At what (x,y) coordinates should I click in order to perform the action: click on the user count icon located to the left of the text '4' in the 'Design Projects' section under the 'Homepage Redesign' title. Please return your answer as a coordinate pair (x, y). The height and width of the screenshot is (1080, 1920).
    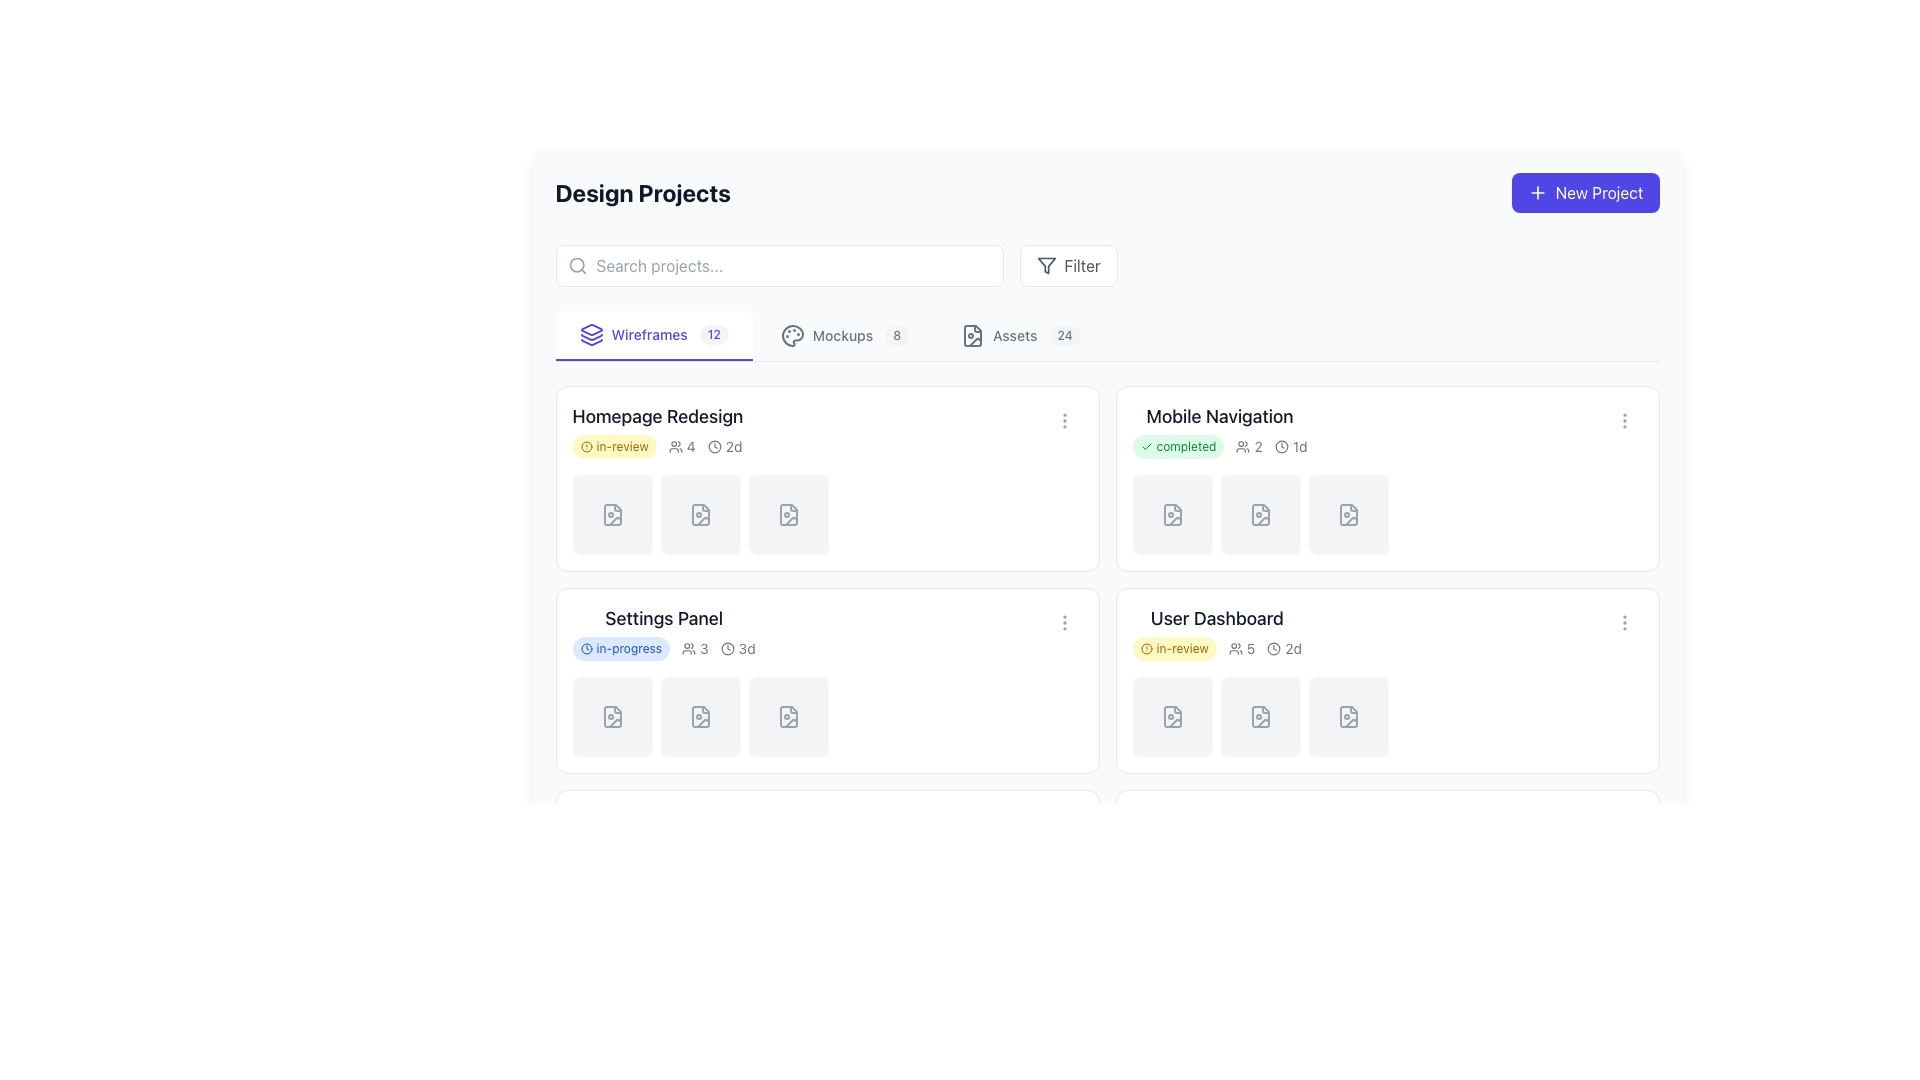
    Looking at the image, I should click on (675, 446).